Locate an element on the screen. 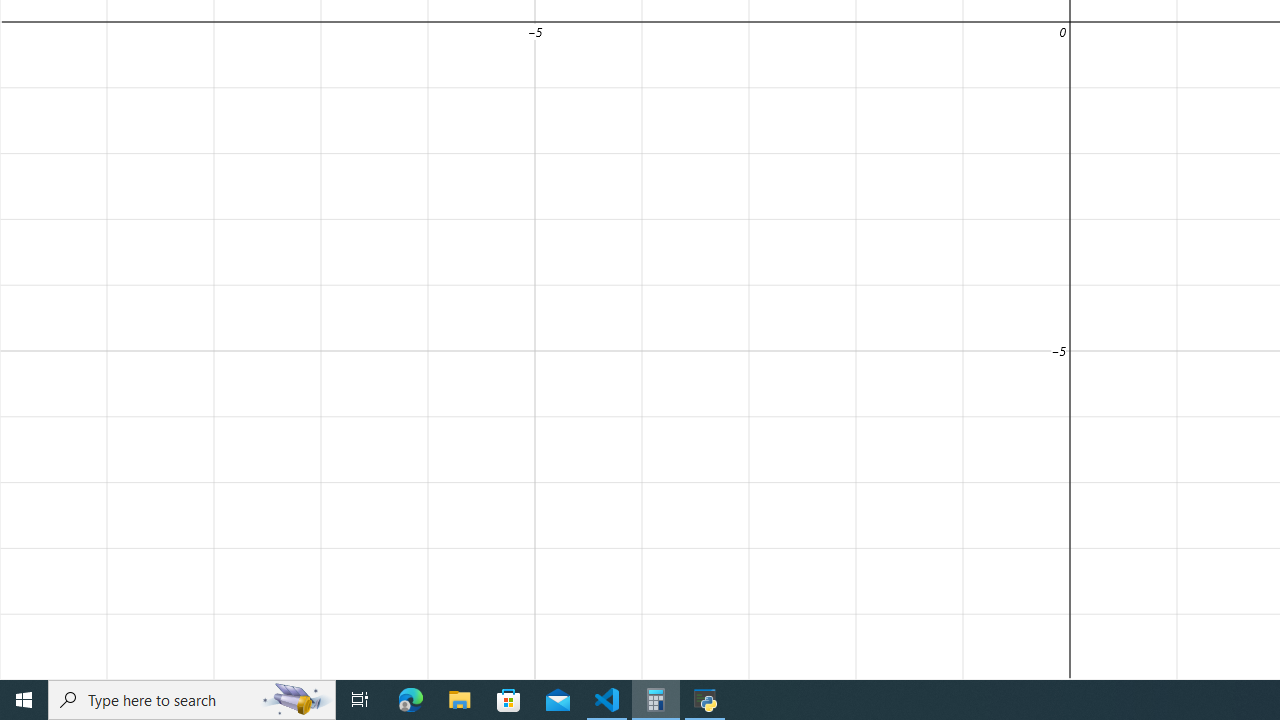 The width and height of the screenshot is (1280, 720). 'Calculator - 1 running window' is located at coordinates (656, 698).